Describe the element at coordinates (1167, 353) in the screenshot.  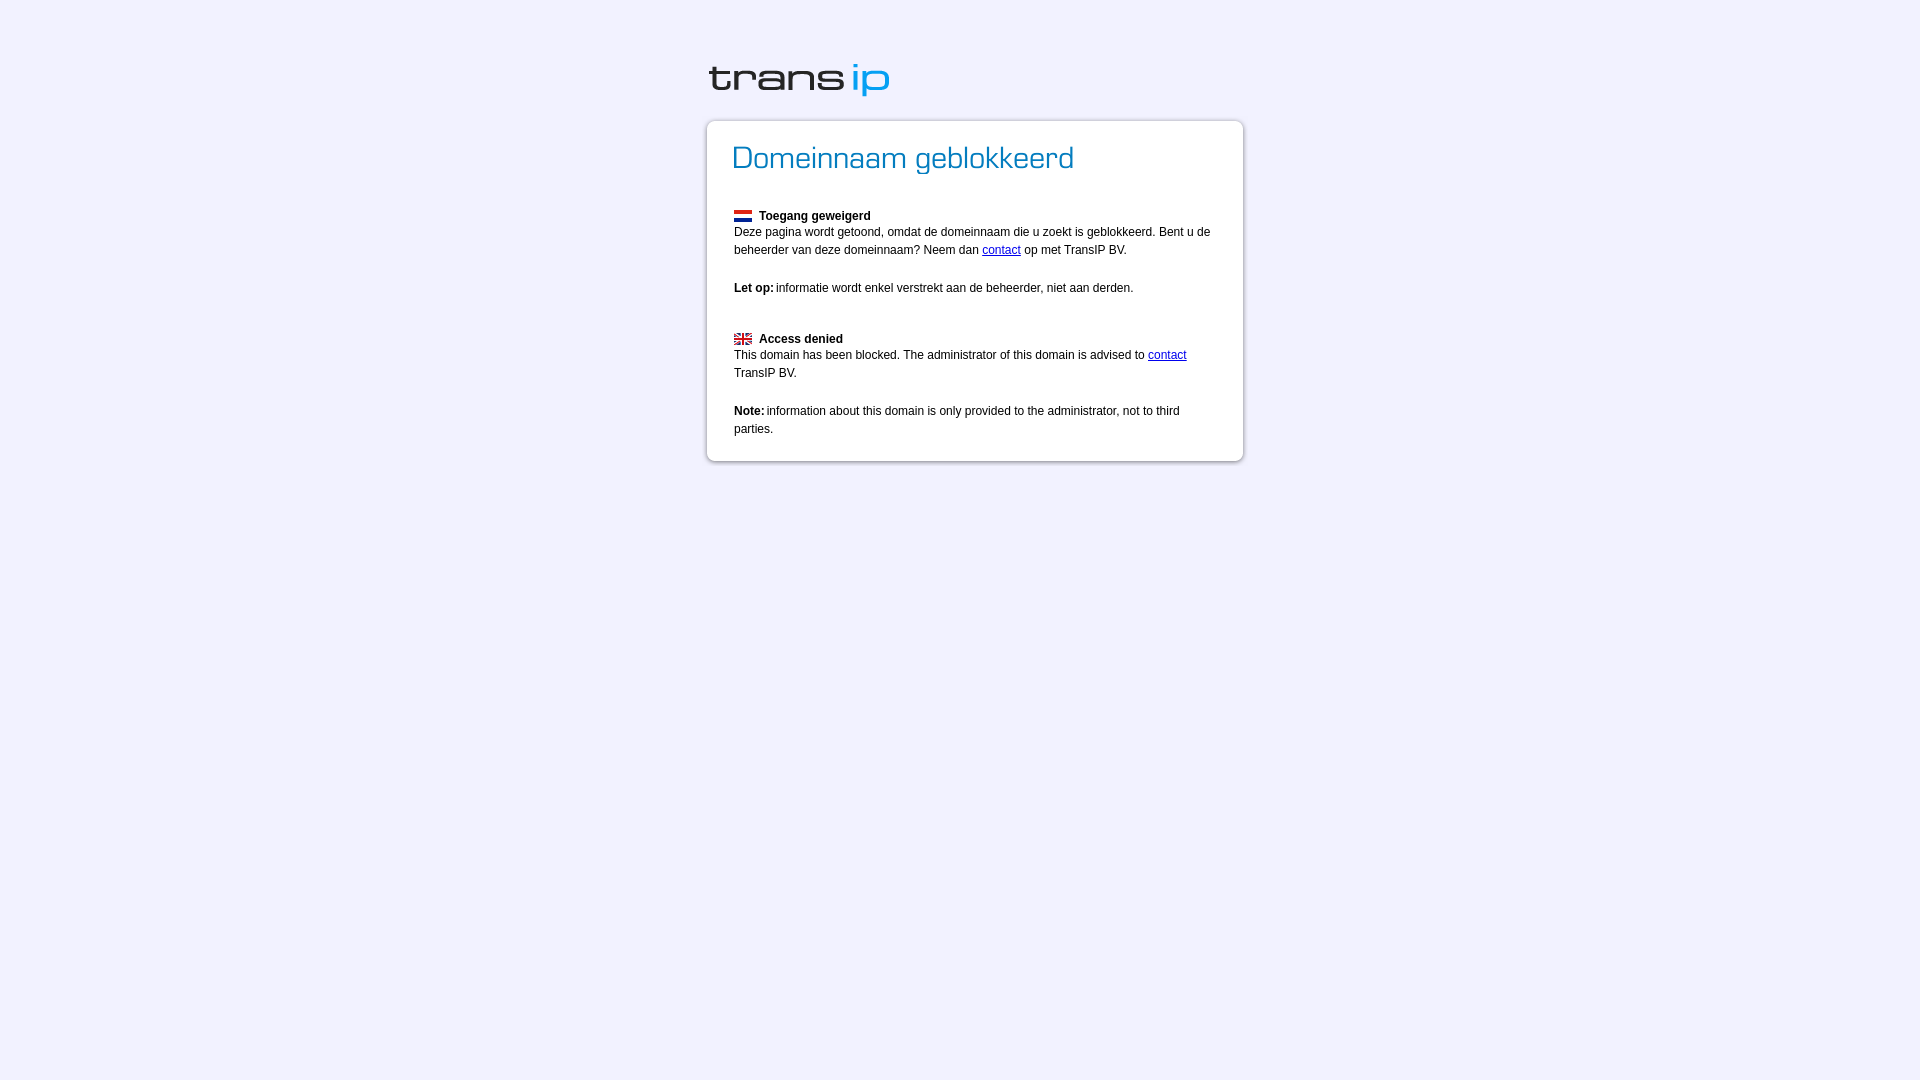
I see `'contact'` at that location.